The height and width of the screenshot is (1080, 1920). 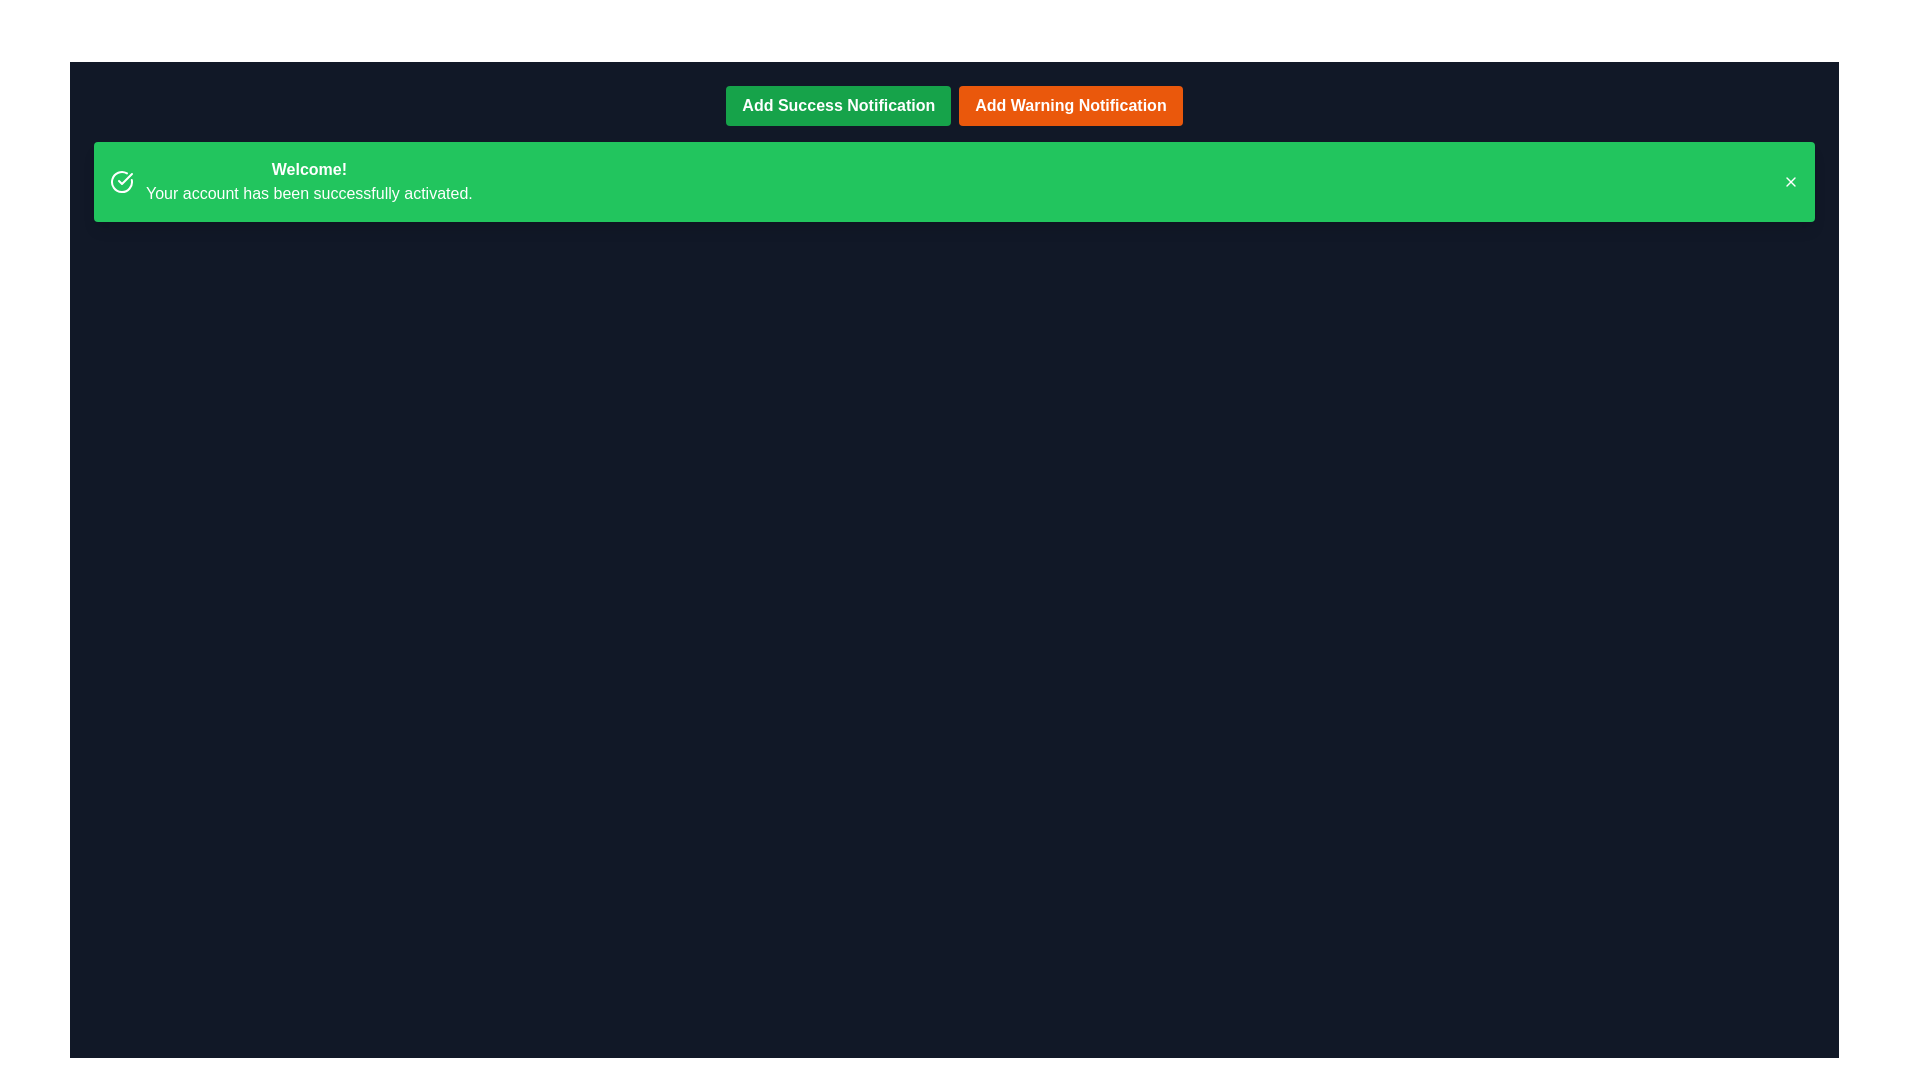 What do you see at coordinates (290, 181) in the screenshot?
I see `notification message titled 'Welcome!' that indicates account activation success, located at the top-center of the view` at bounding box center [290, 181].